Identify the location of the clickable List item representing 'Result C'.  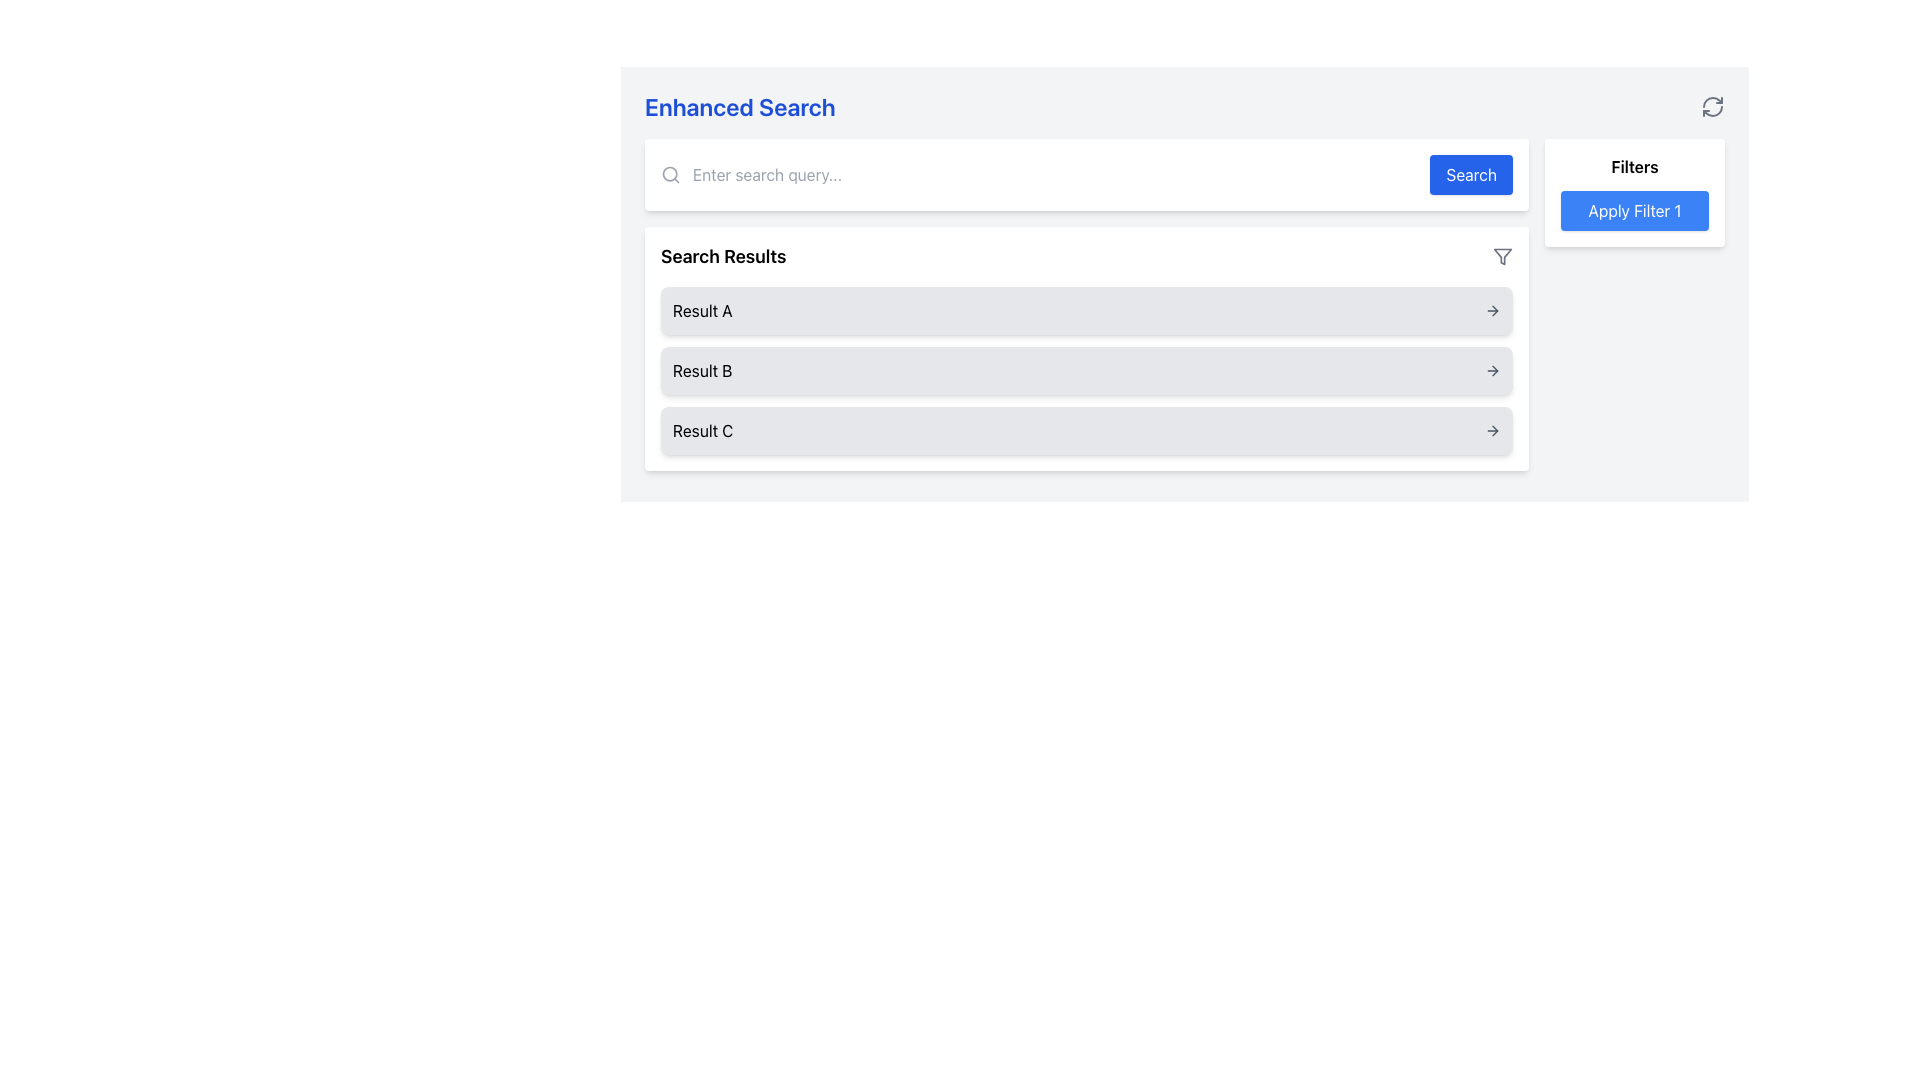
(1085, 430).